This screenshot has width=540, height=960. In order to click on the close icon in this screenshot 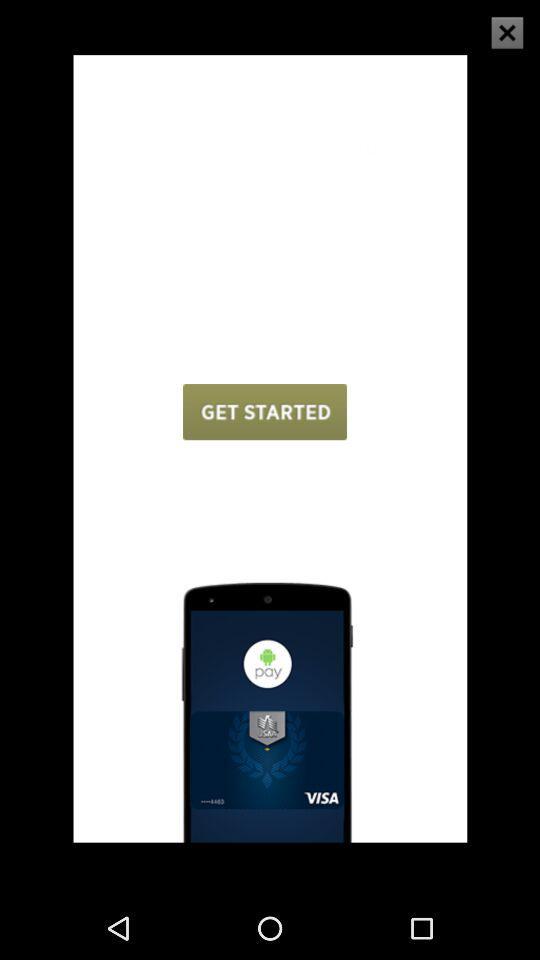, I will do `click(507, 34)`.